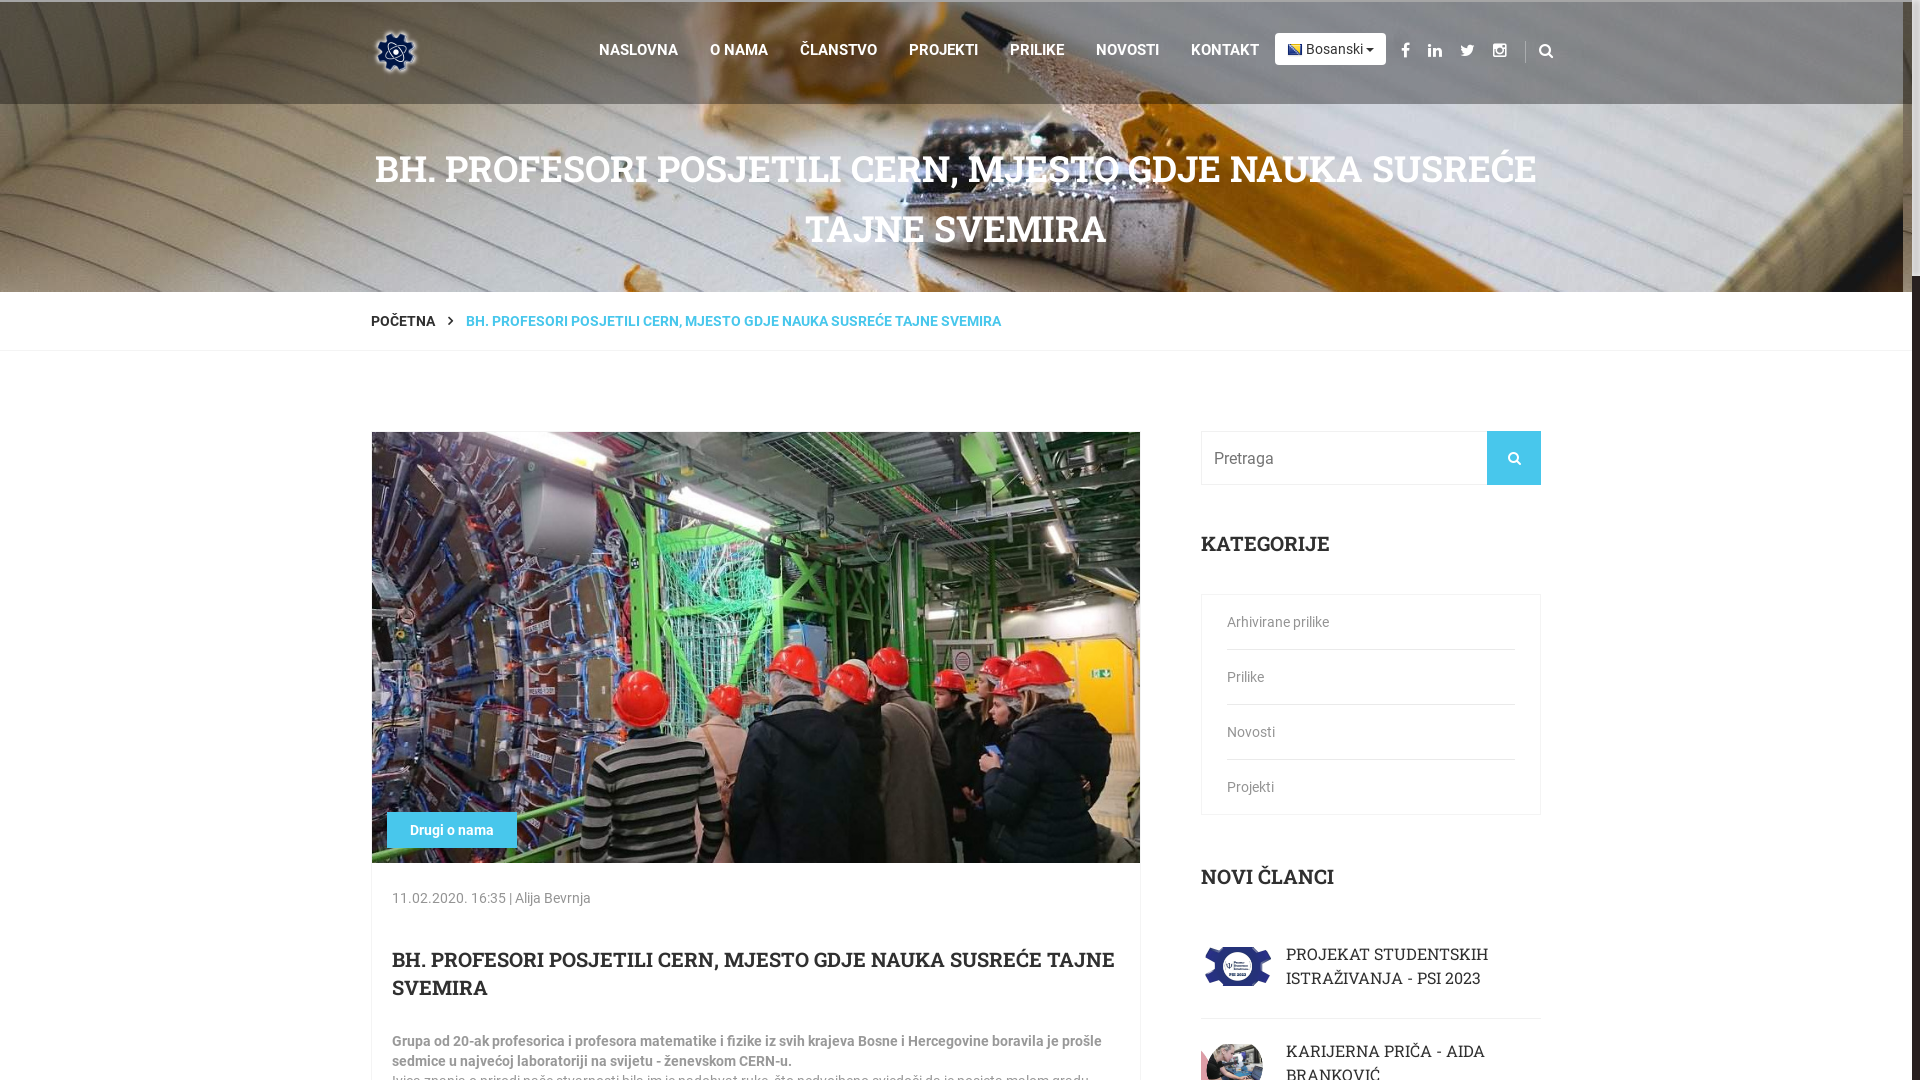  I want to click on 'Projekti', so click(1370, 785).